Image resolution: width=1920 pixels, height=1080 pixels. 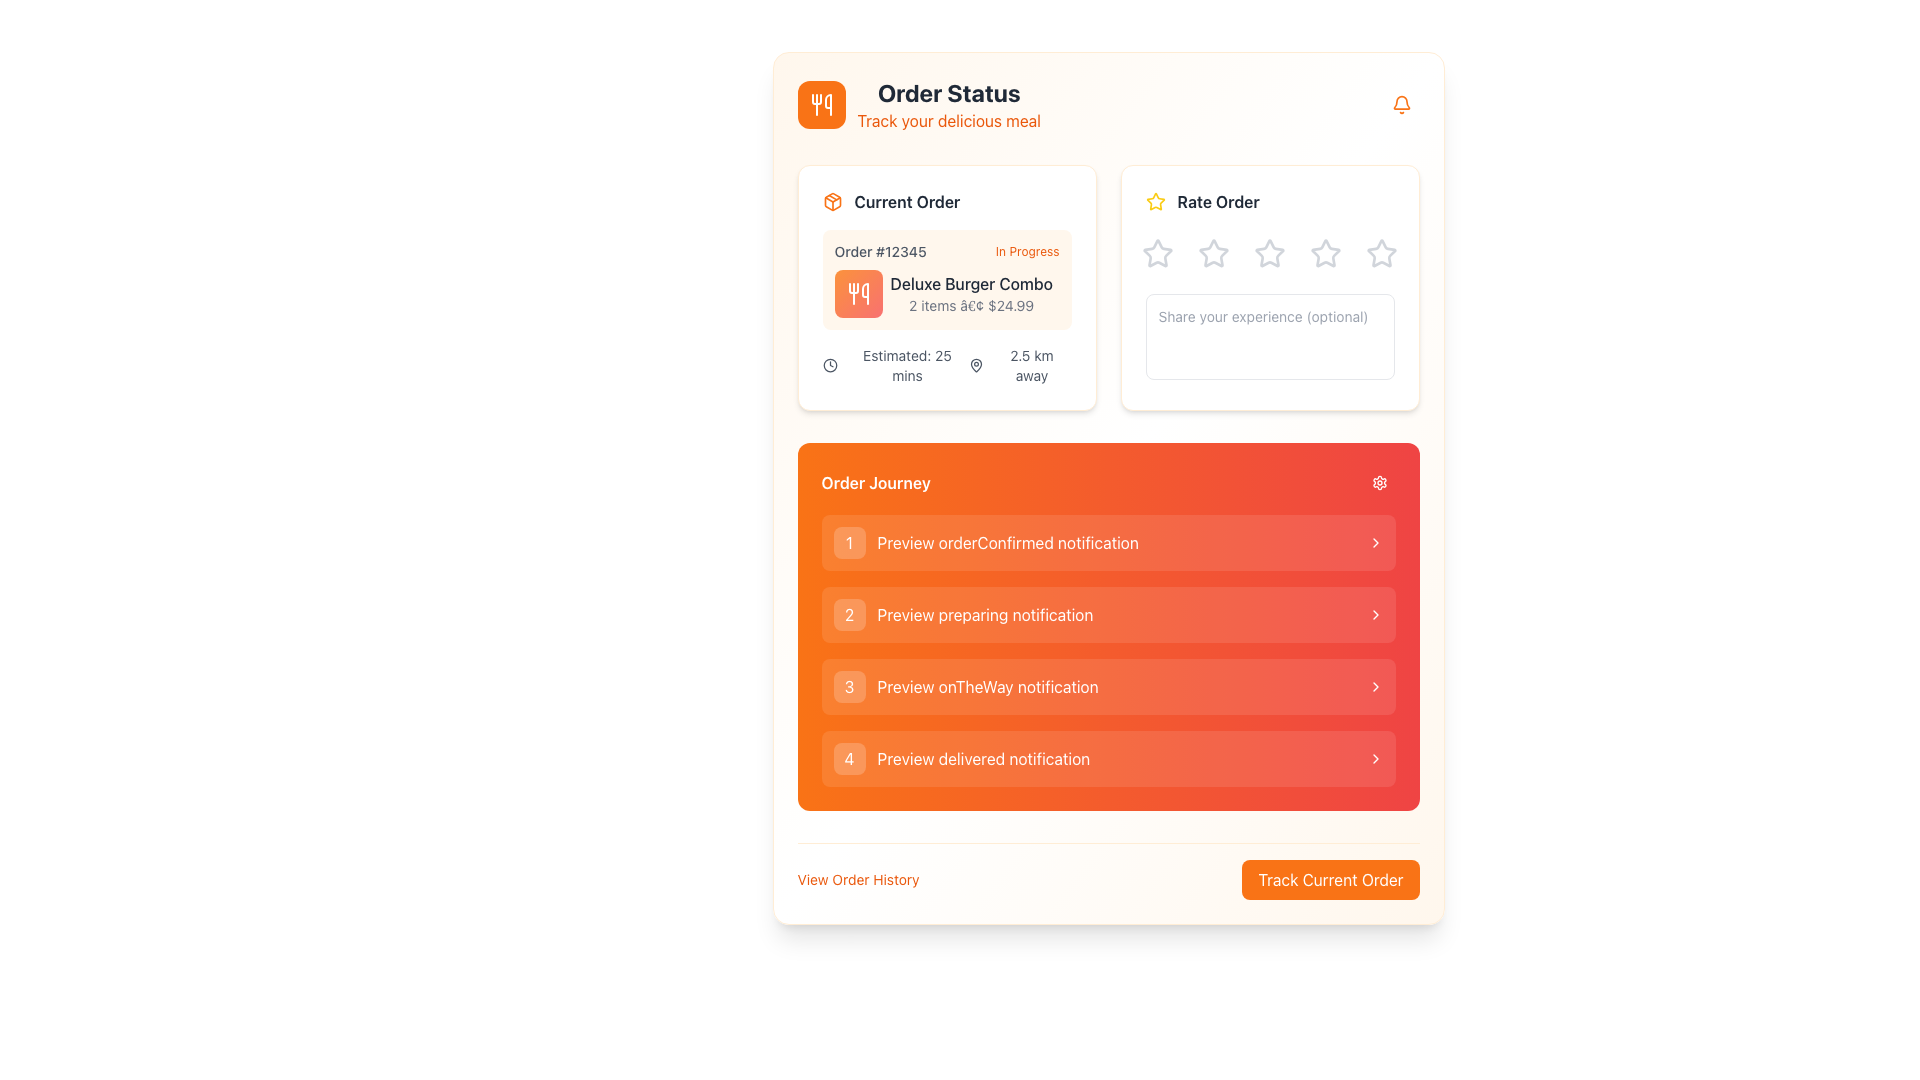 I want to click on the third star icon in the 'Rate Order' section to see the current rating state, so click(x=1269, y=252).